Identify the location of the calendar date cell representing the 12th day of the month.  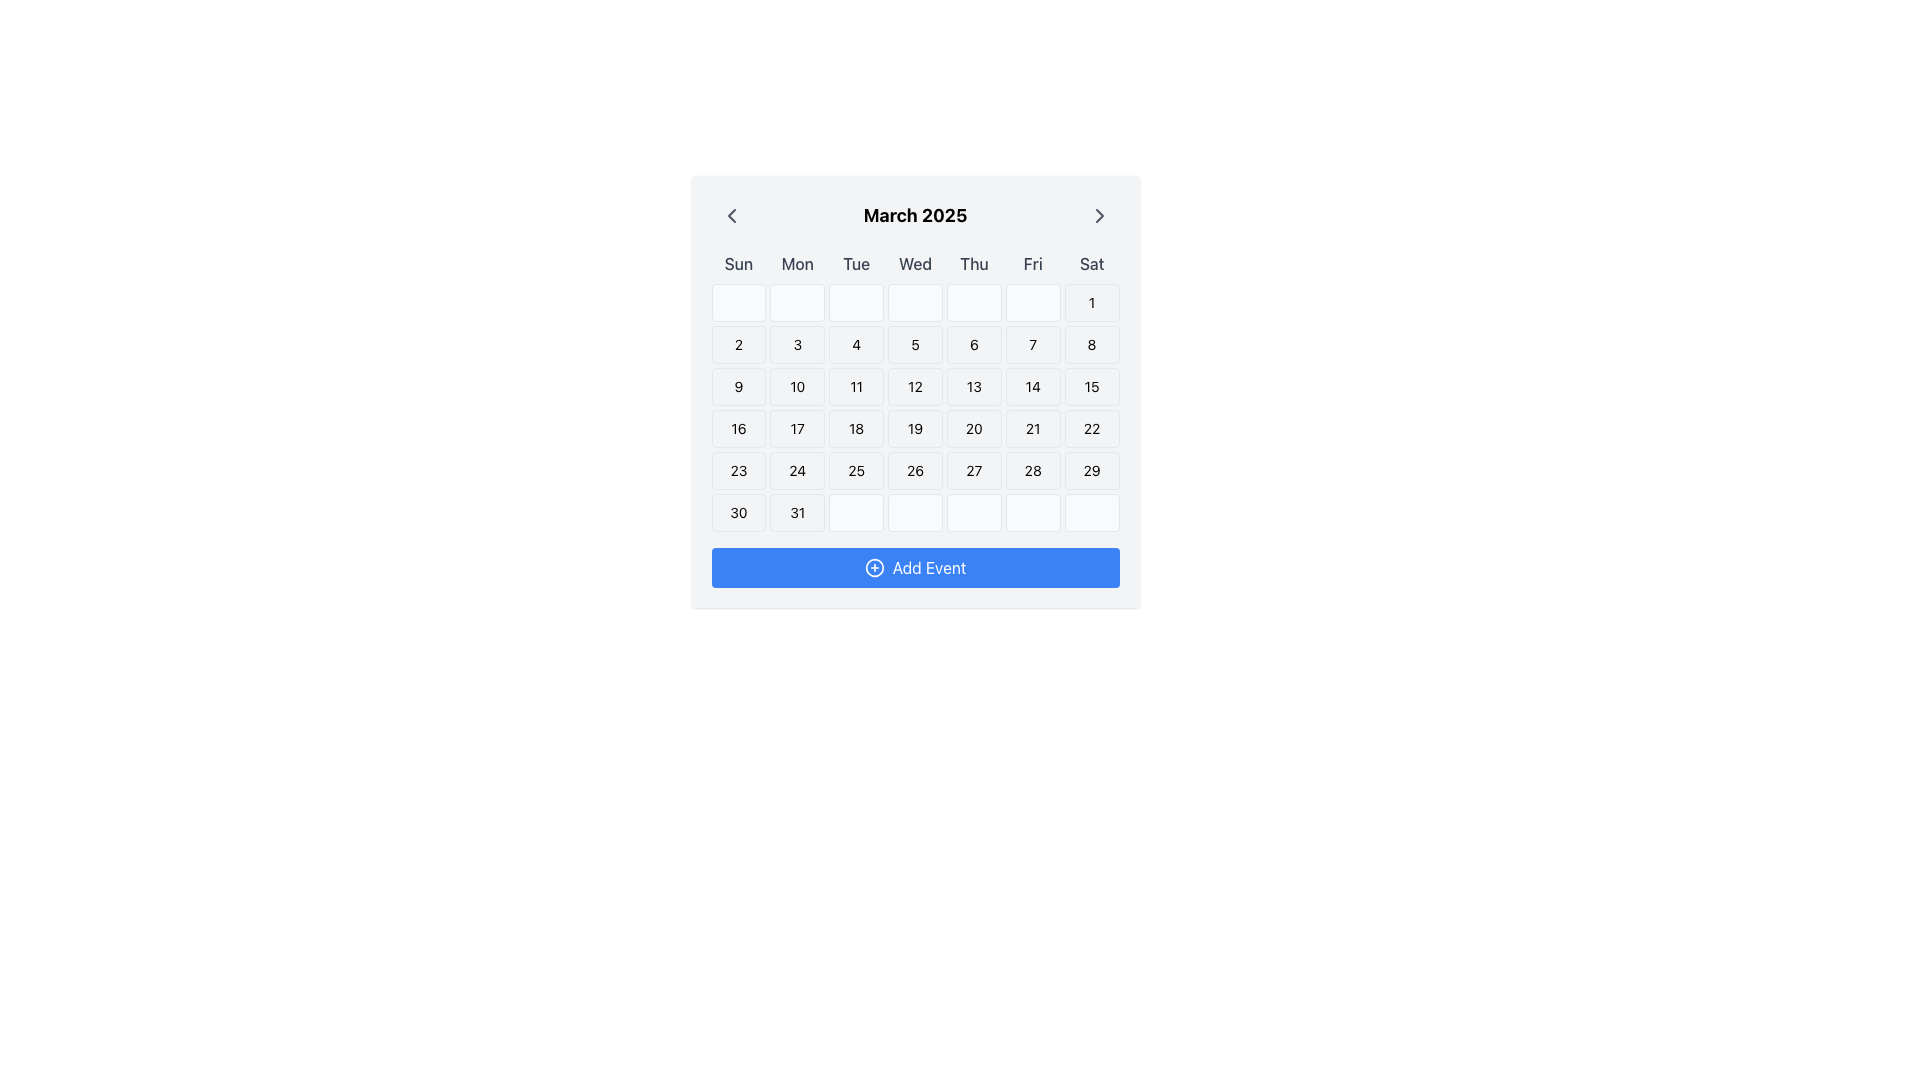
(914, 386).